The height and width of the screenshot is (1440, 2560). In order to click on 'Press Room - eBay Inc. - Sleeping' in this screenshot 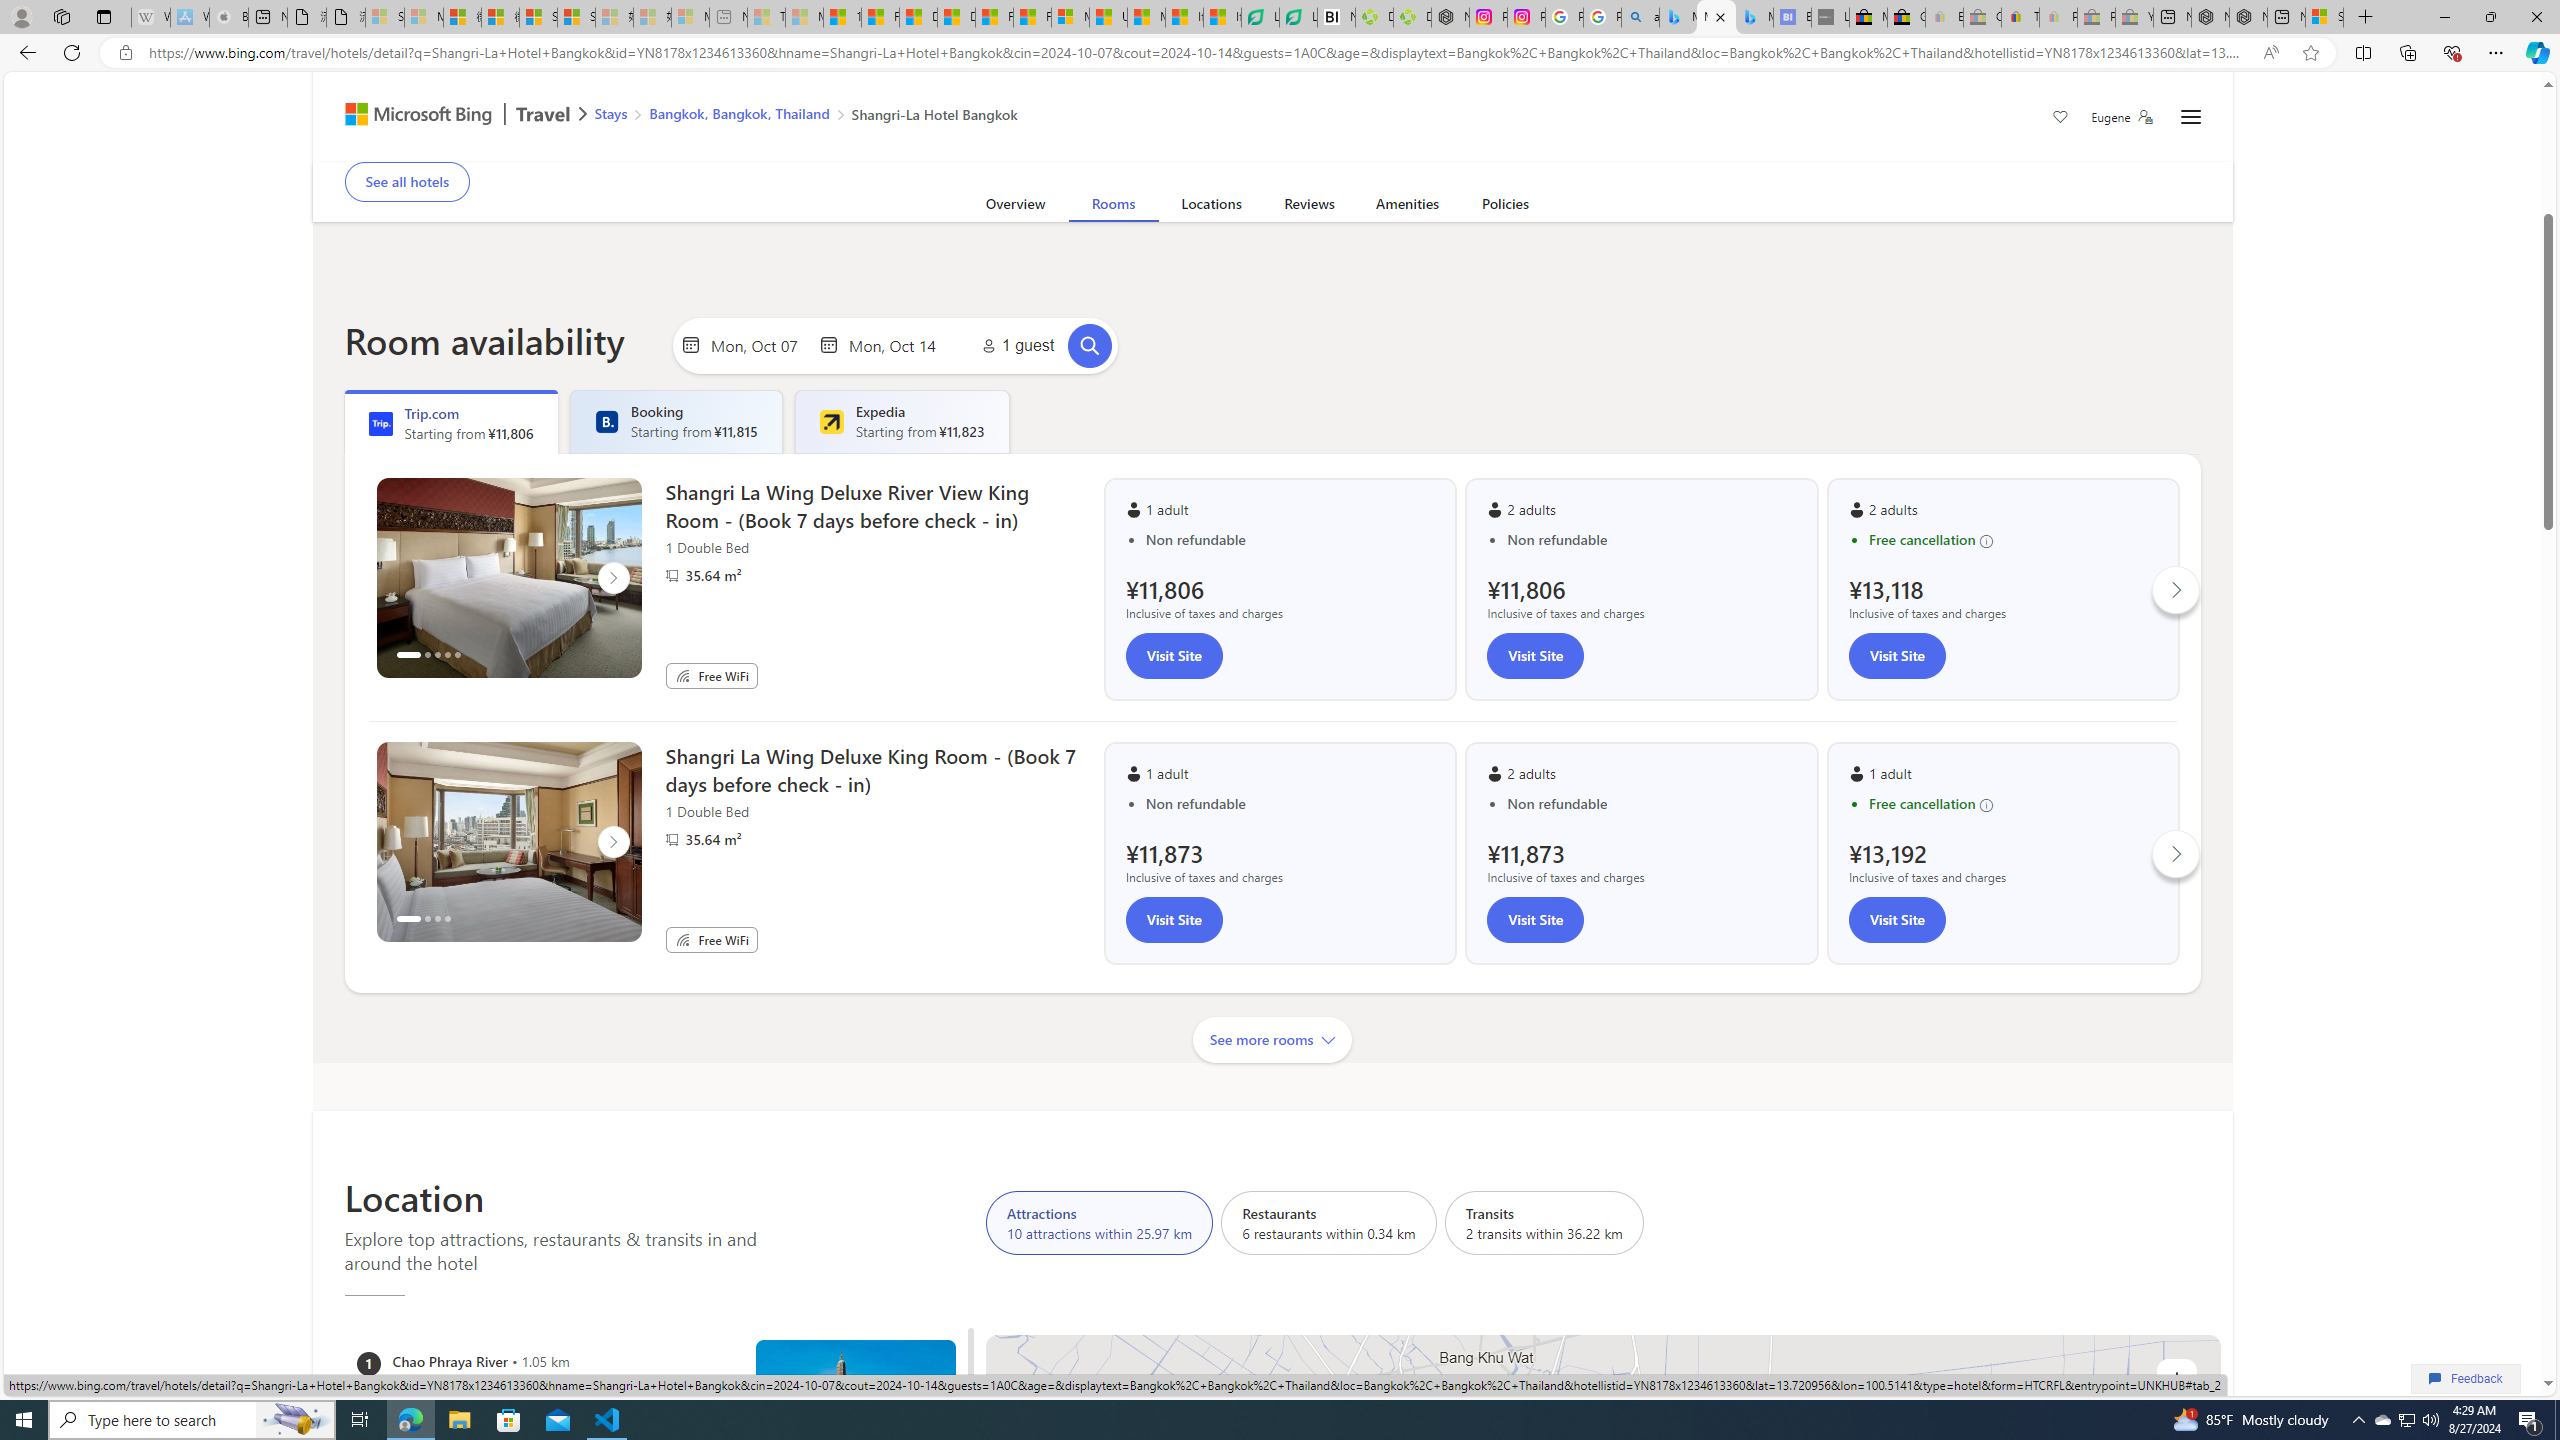, I will do `click(2095, 16)`.